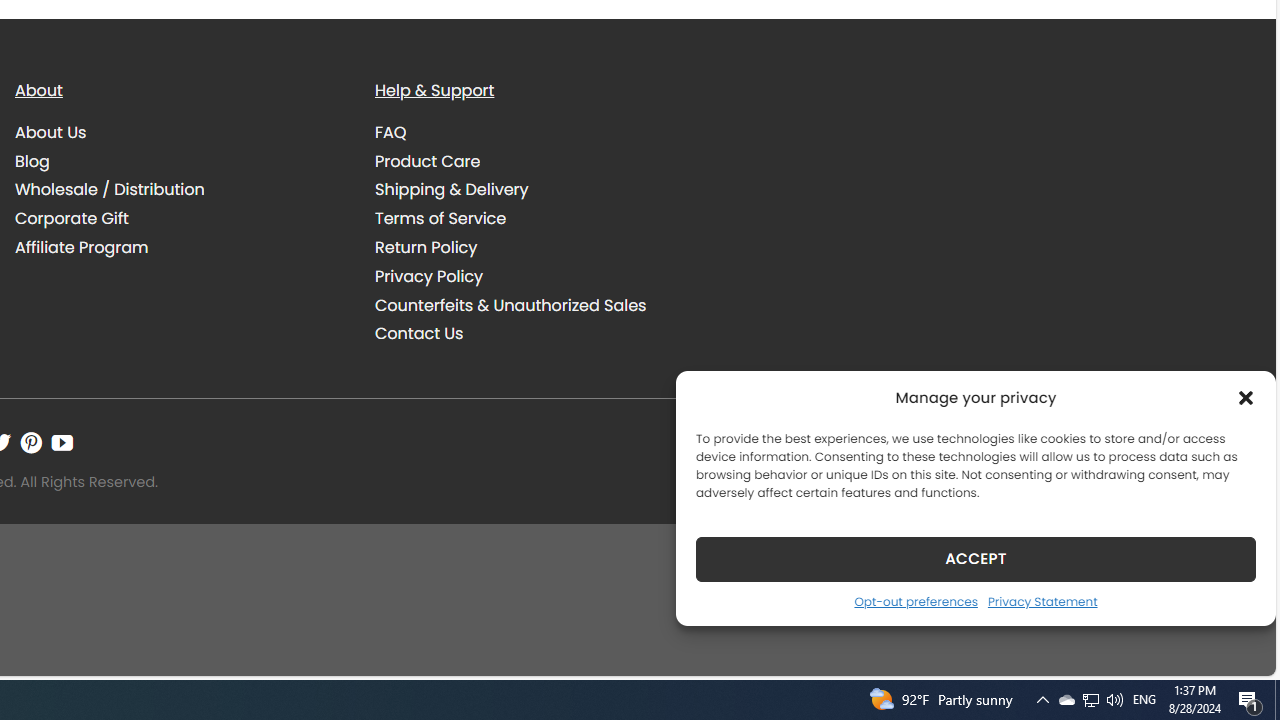  What do you see at coordinates (418, 333) in the screenshot?
I see `'Contact Us'` at bounding box center [418, 333].